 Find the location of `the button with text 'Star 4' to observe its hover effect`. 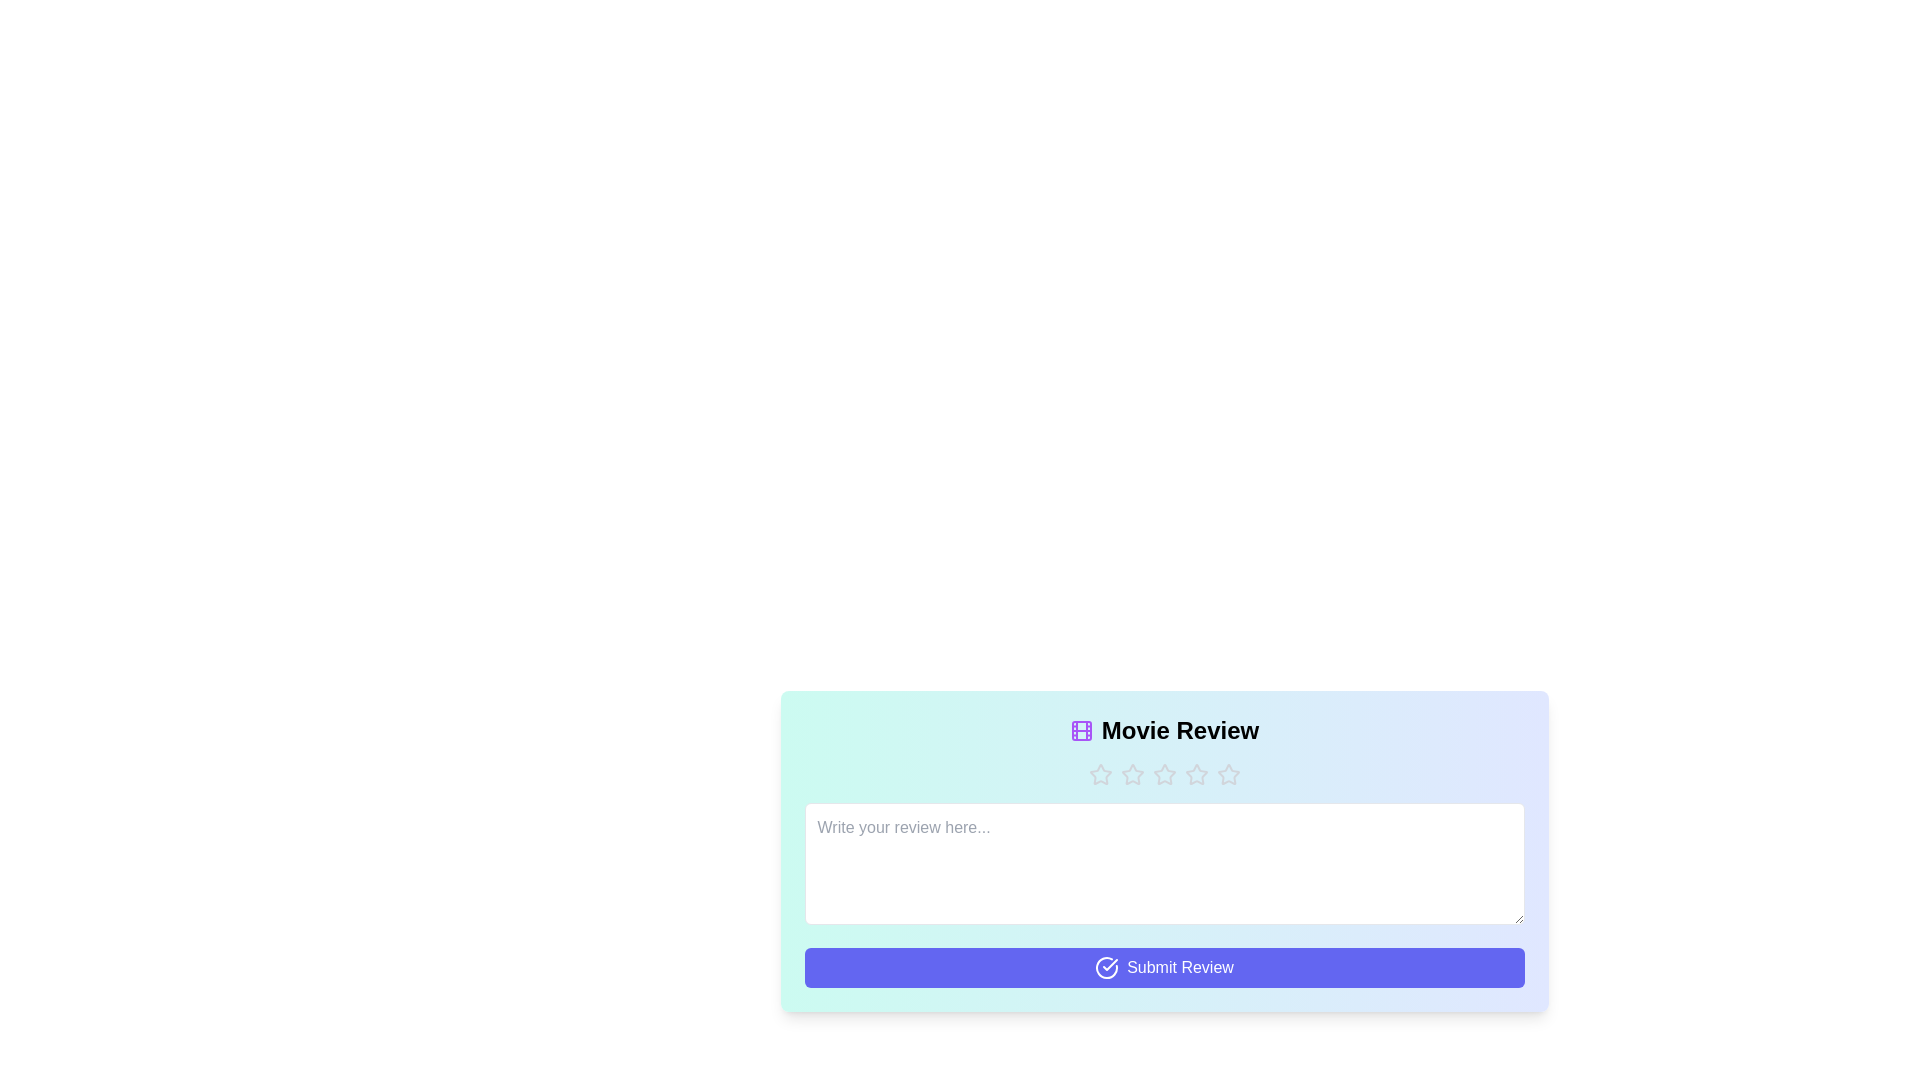

the button with text 'Star 4' to observe its hover effect is located at coordinates (1196, 774).